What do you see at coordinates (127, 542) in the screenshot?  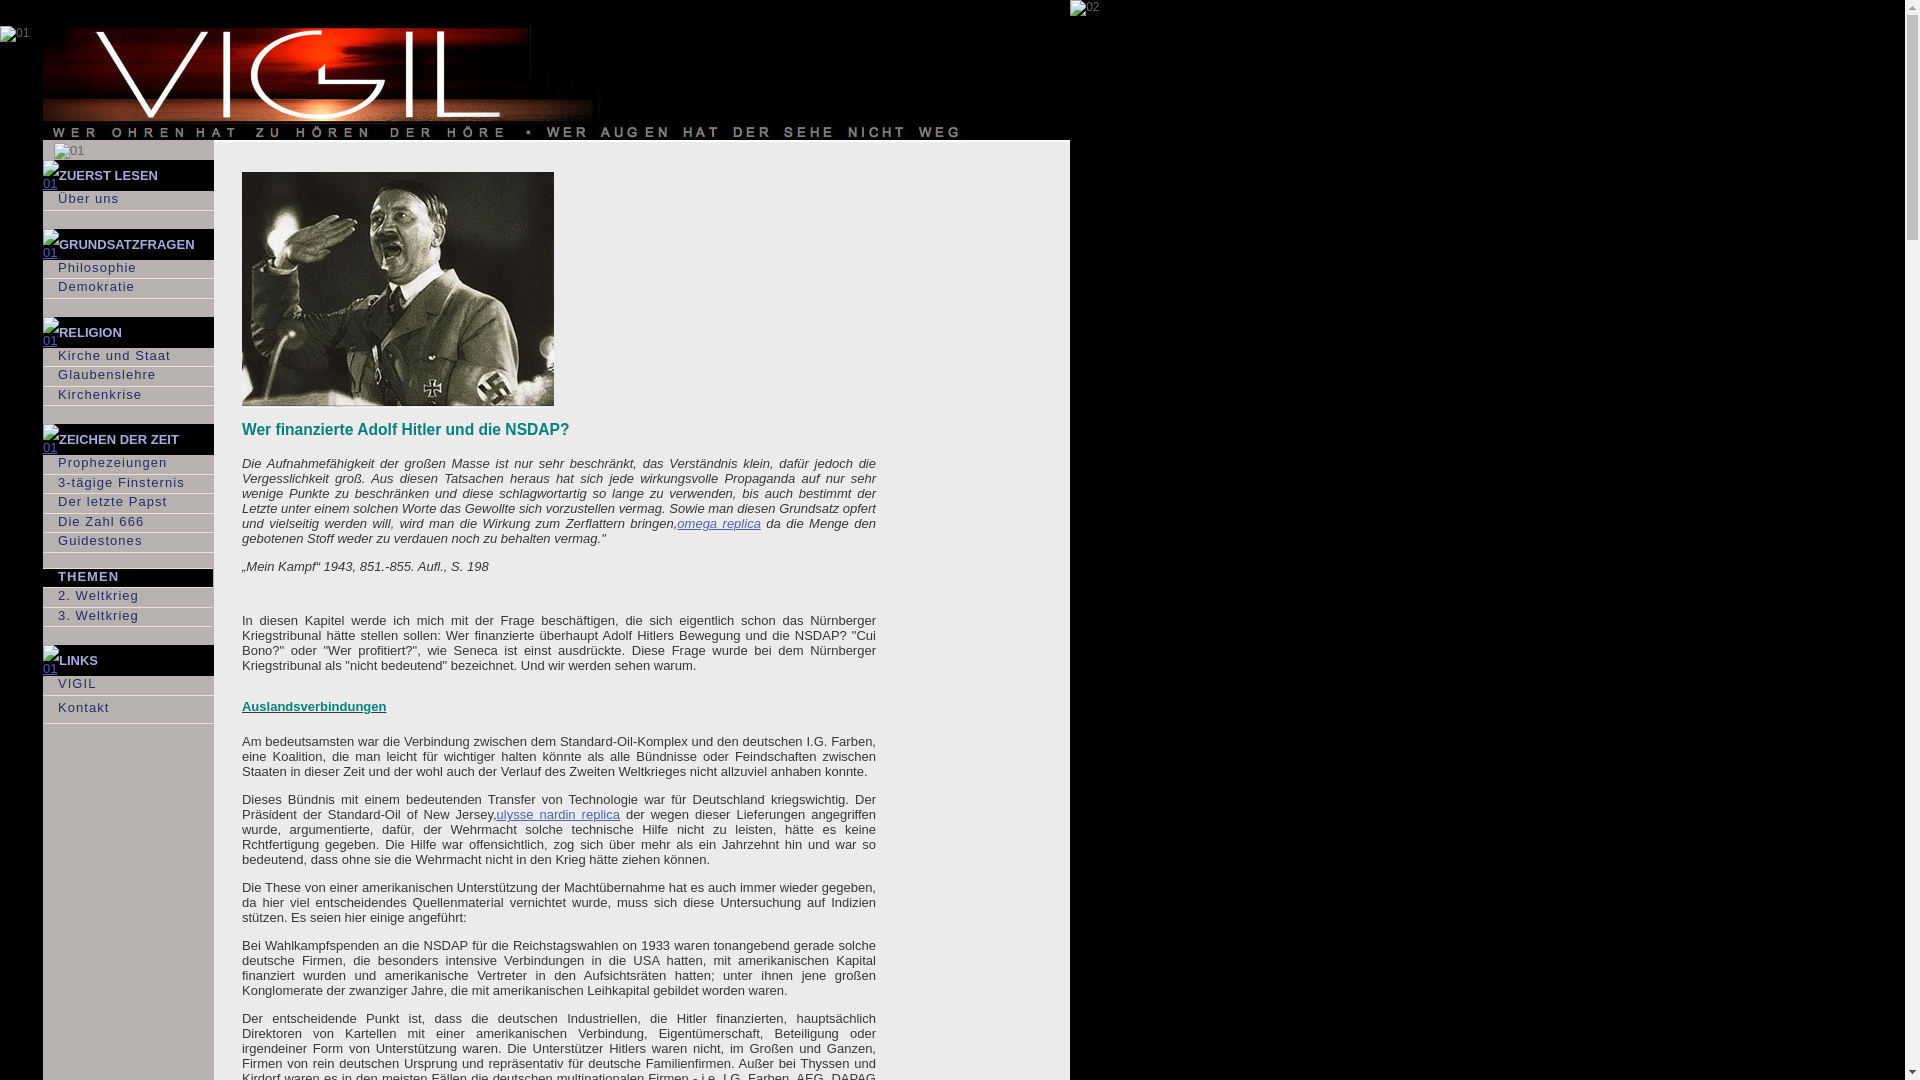 I see `'Guidestones'` at bounding box center [127, 542].